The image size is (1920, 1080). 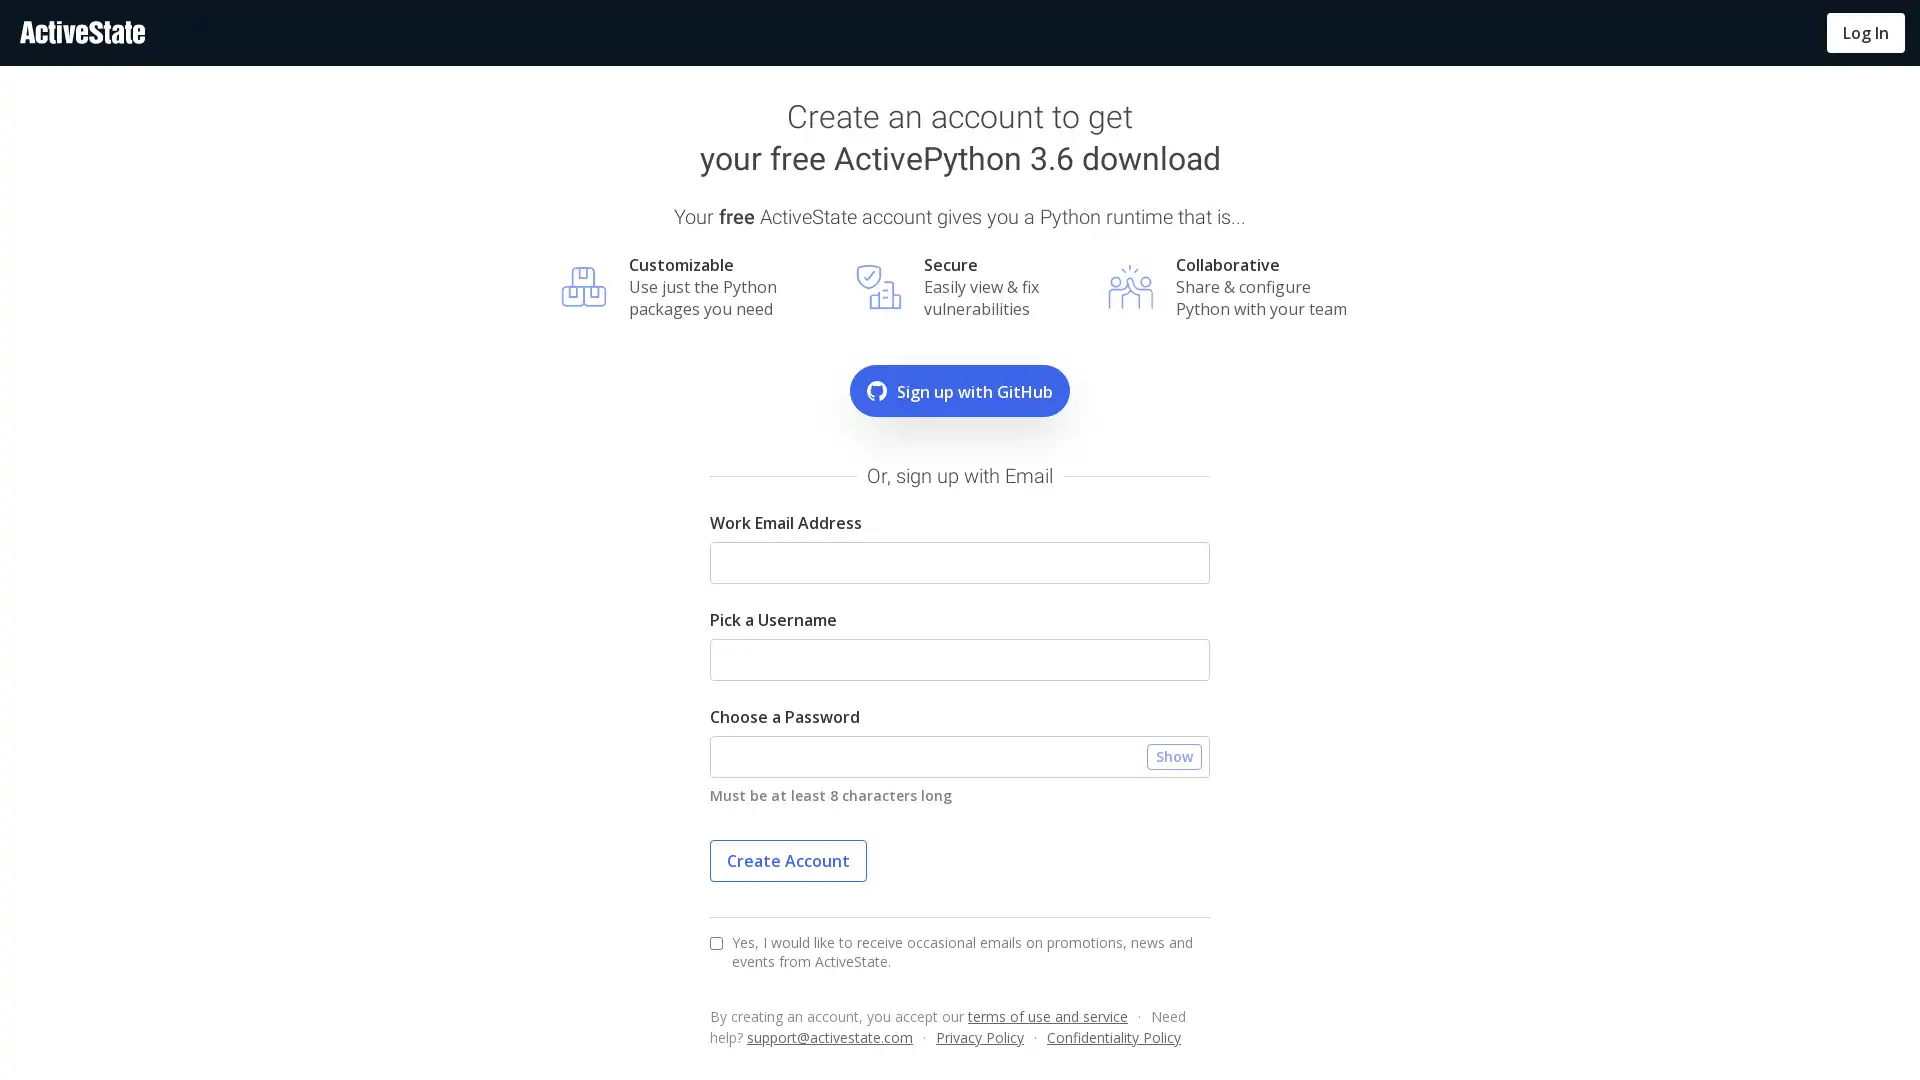 What do you see at coordinates (960, 390) in the screenshot?
I see `Sign up with GitHub` at bounding box center [960, 390].